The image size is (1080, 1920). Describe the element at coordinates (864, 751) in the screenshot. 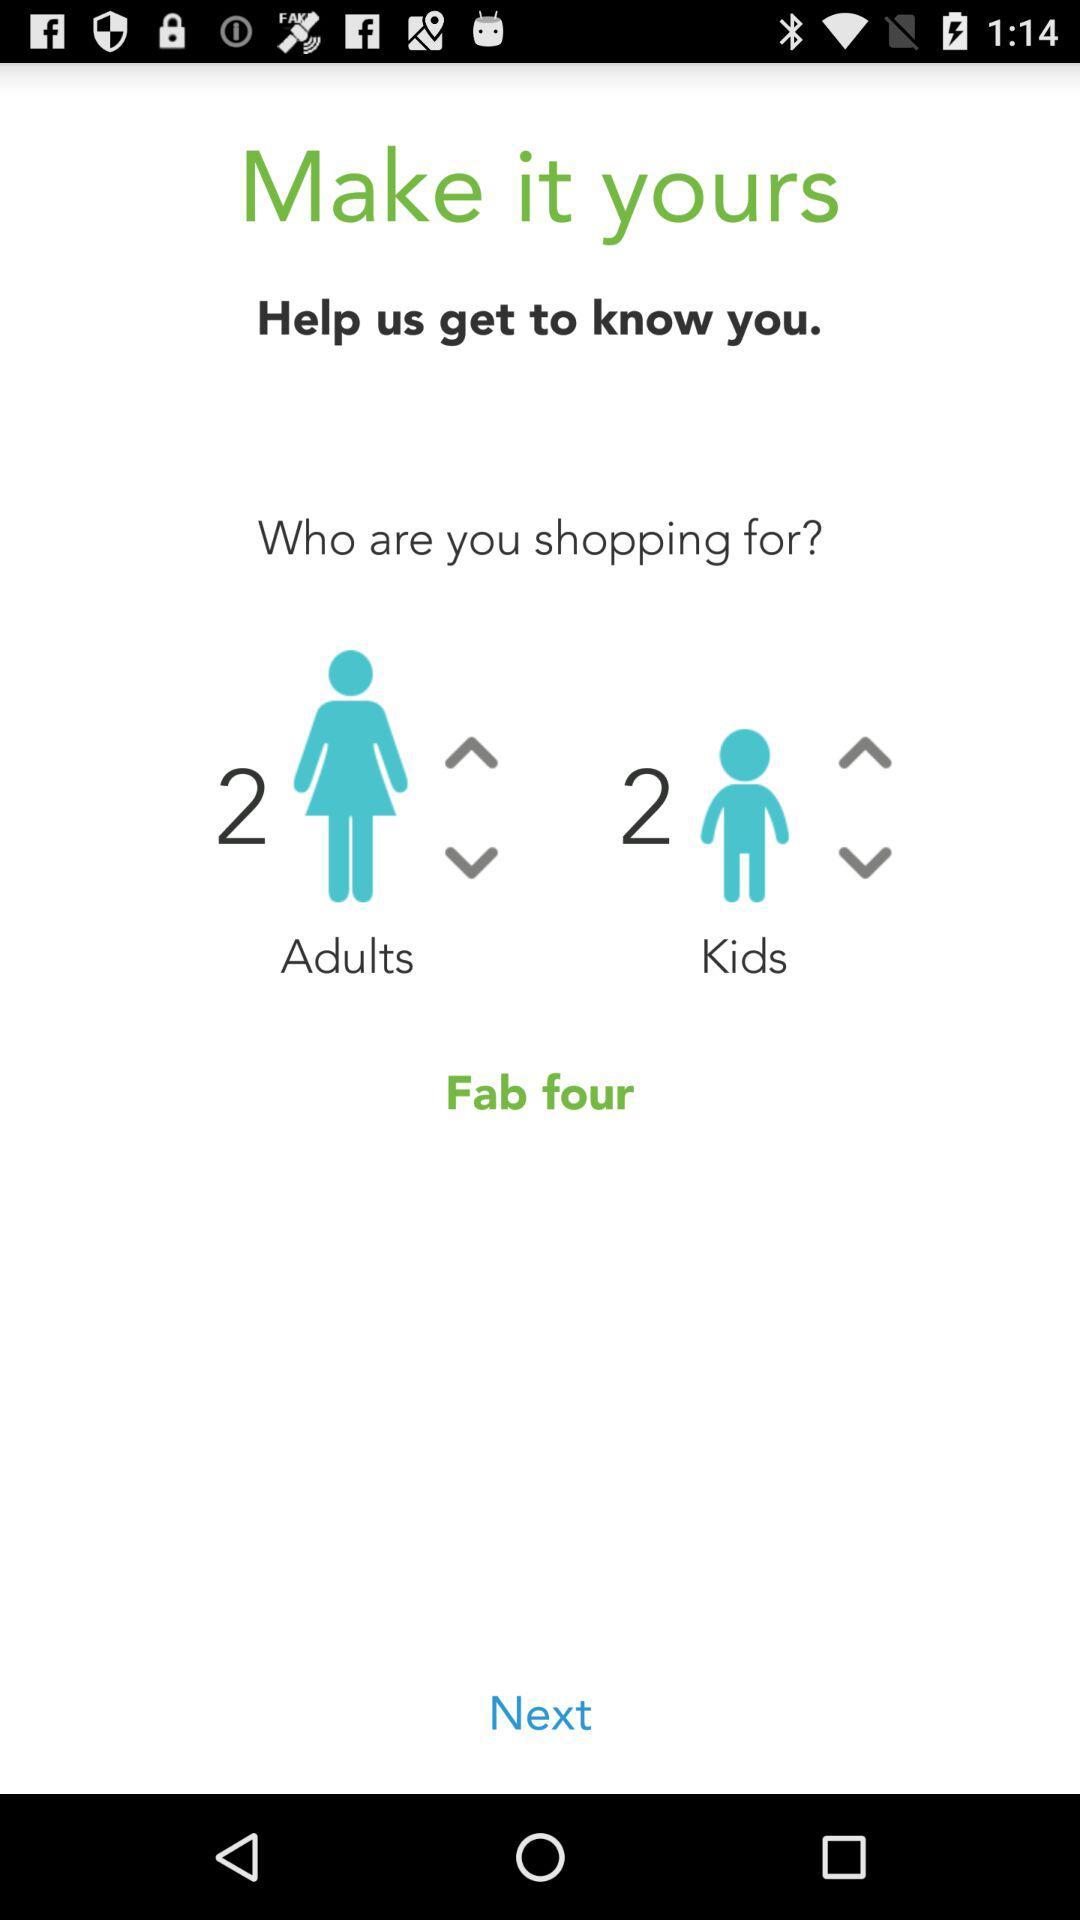

I see `increase button` at that location.